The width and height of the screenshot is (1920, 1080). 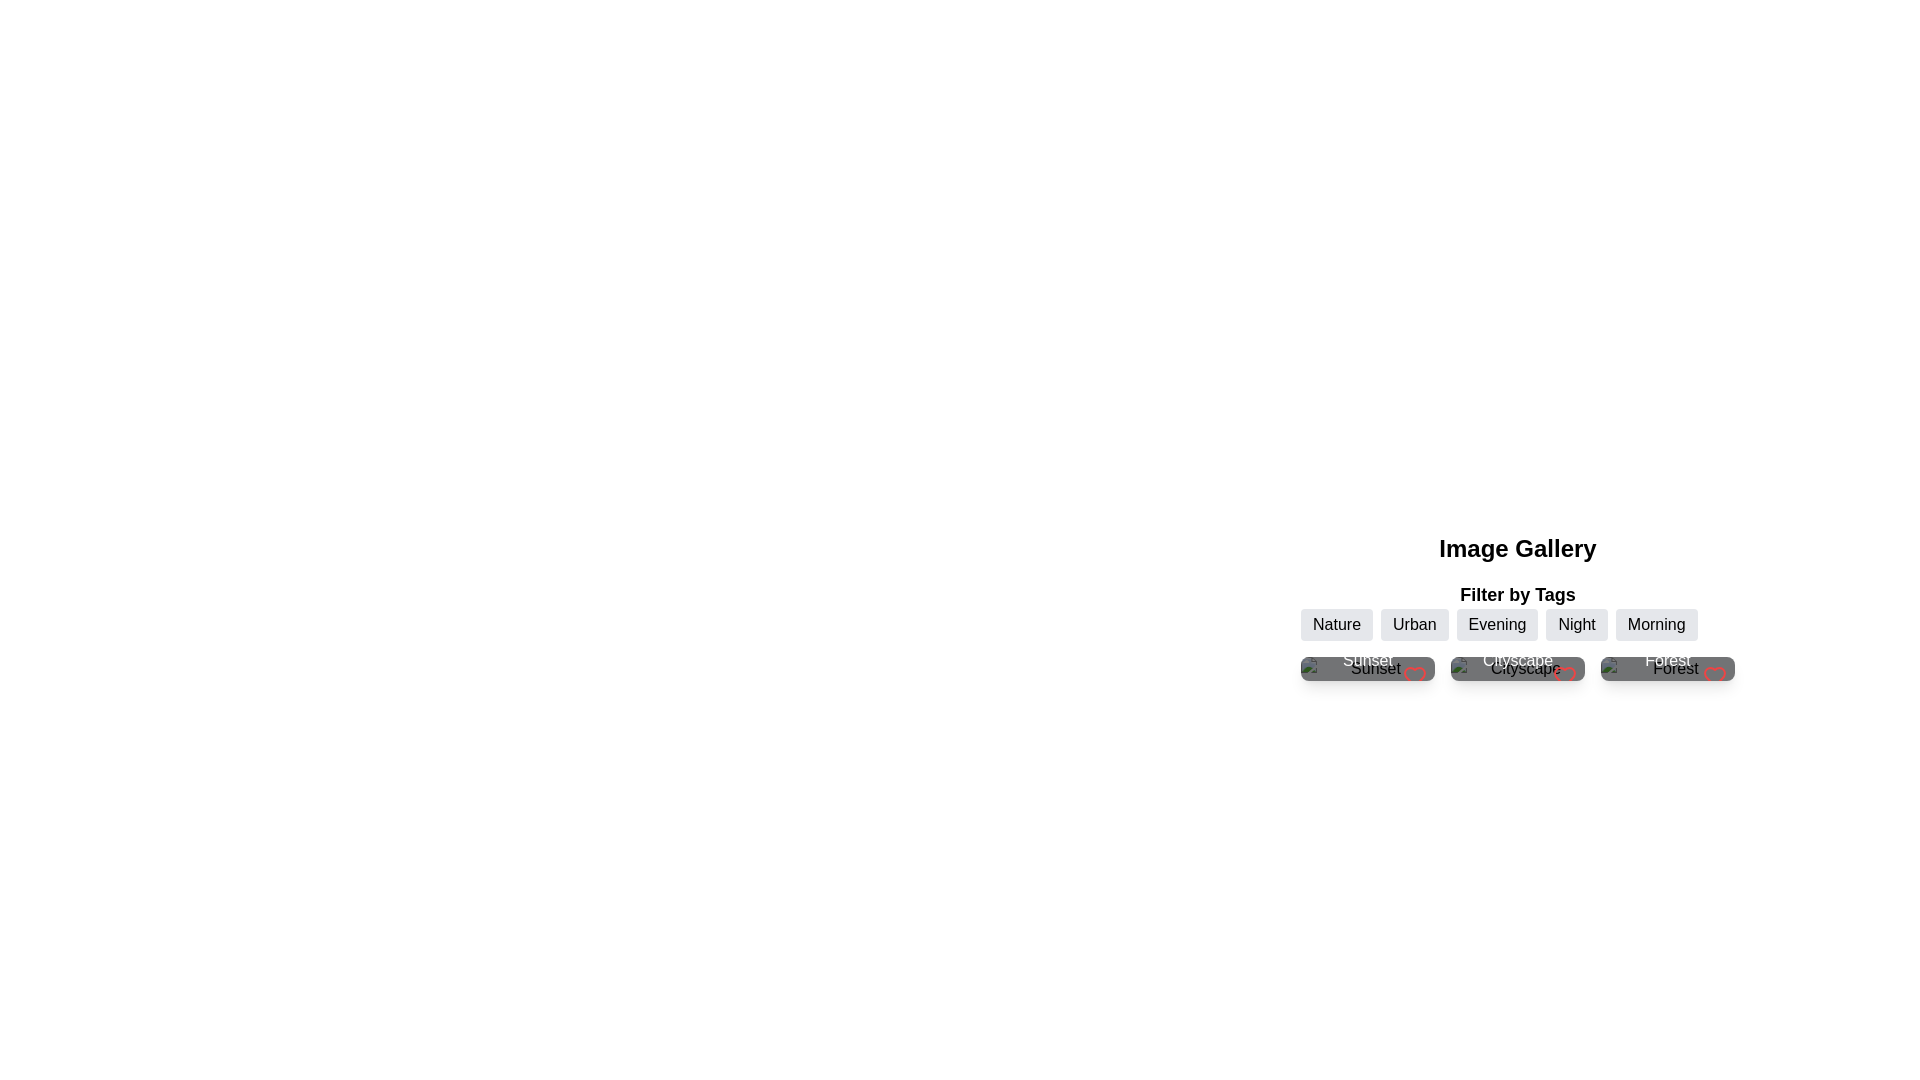 I want to click on the heart icon located in the top-right corner of the card labeled 'Sunset', so click(x=1414, y=676).